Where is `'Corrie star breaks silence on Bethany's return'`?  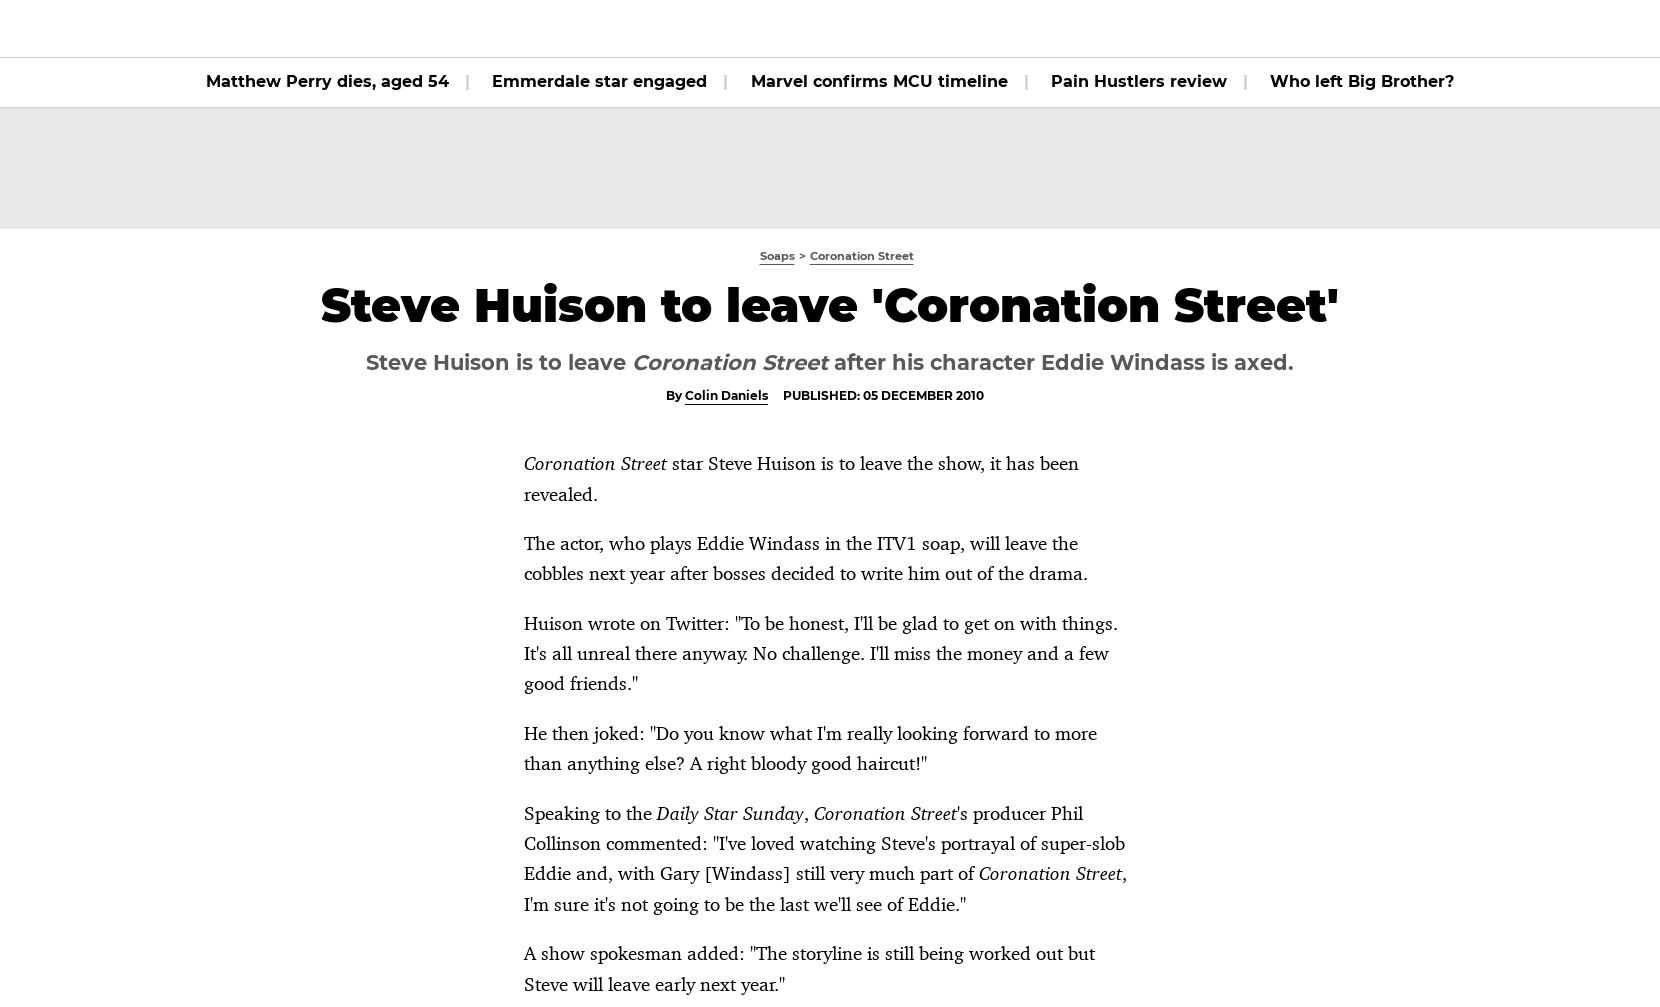
'Corrie star breaks silence on Bethany's return' is located at coordinates (369, 612).